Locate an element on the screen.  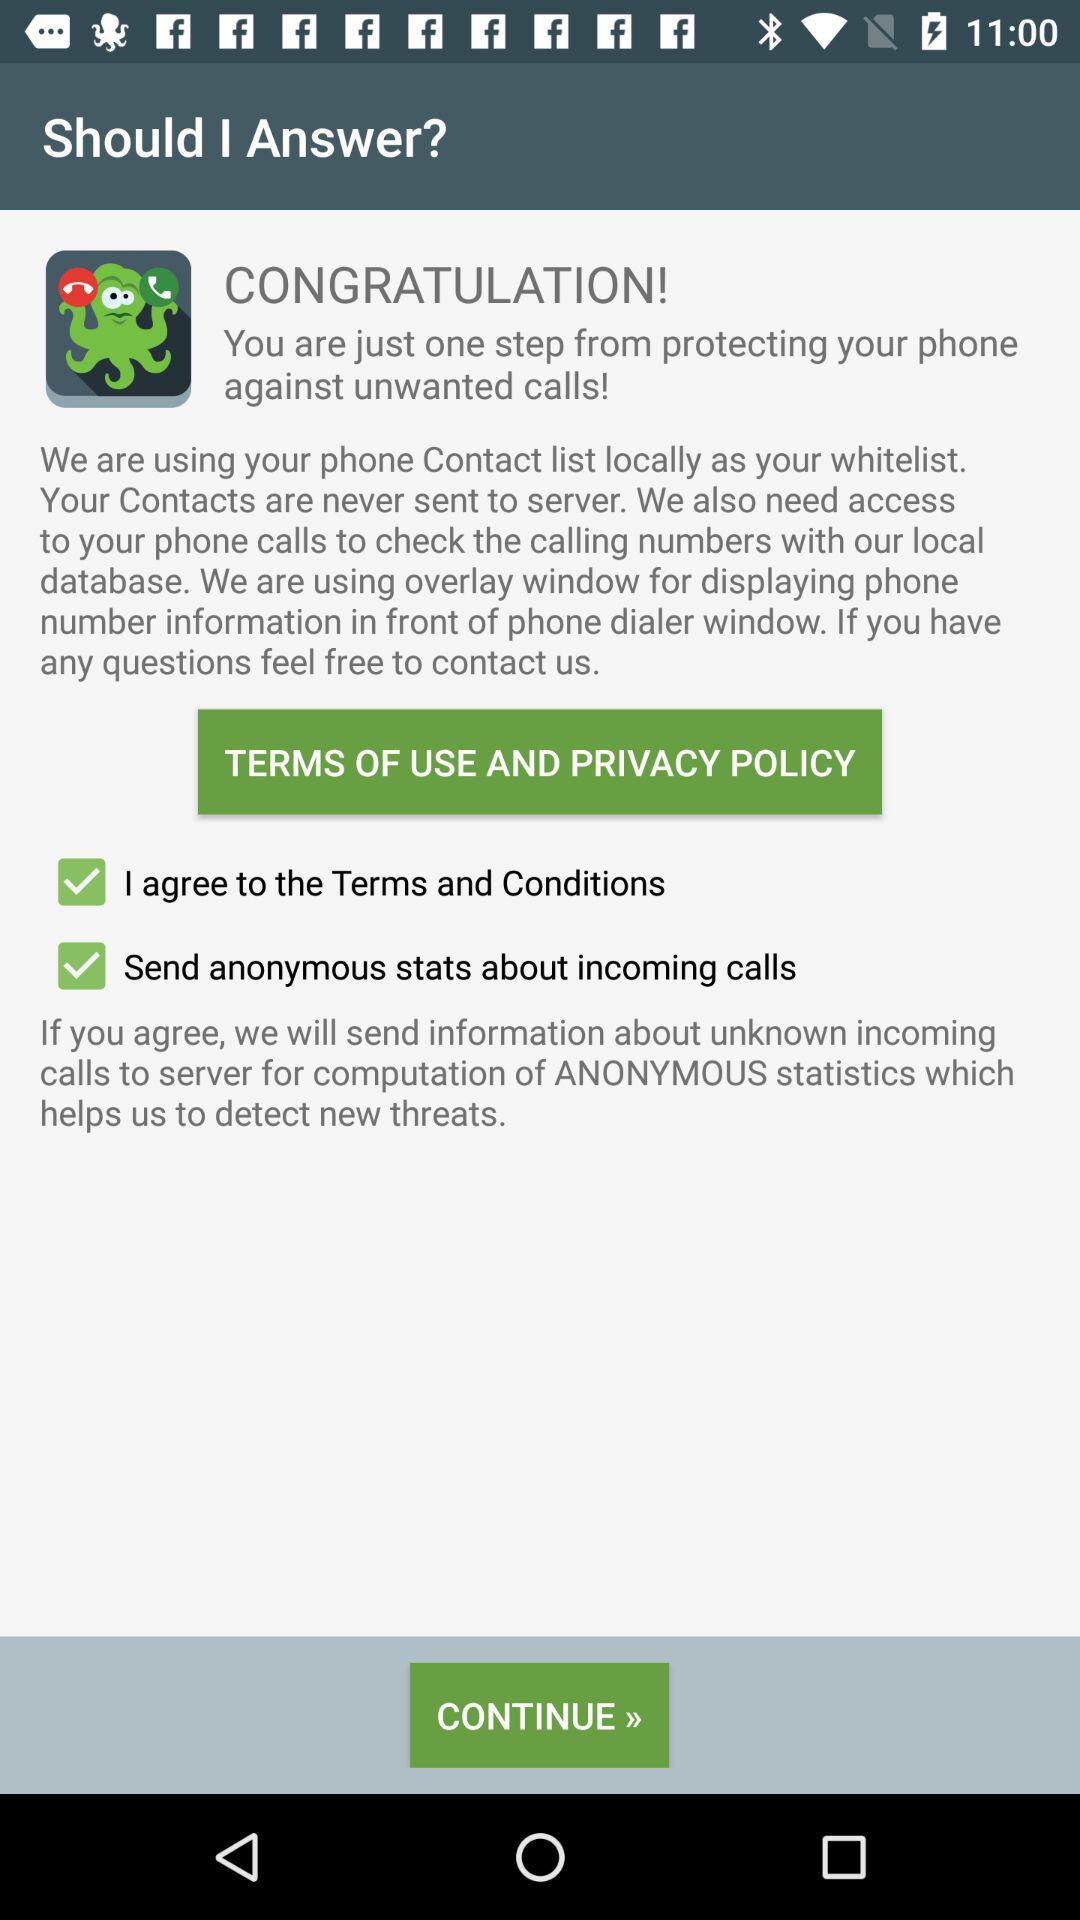
the terms of use item is located at coordinates (540, 761).